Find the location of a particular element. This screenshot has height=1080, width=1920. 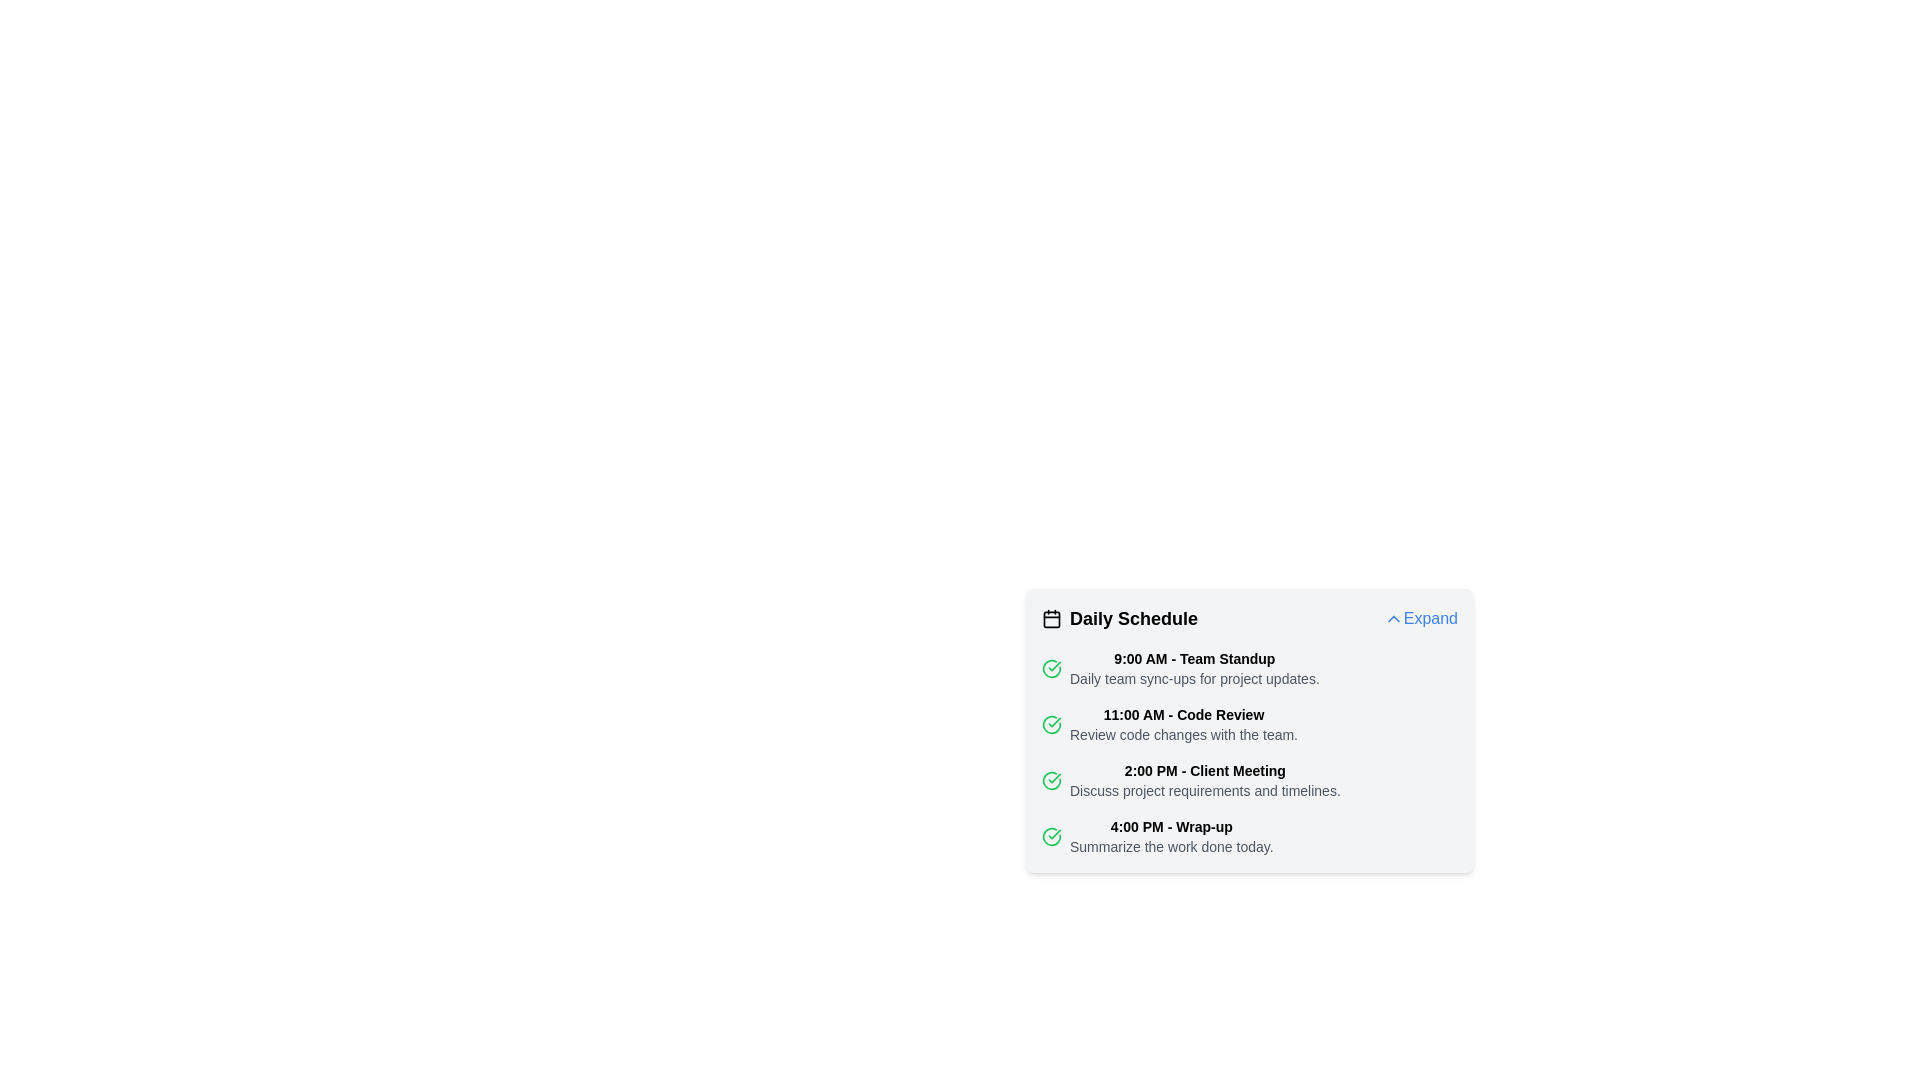

text displaying 'Daily team sync-ups for project updates.' which is located under the bolded title '9:00 AM - Team Standup' in the schedule interface is located at coordinates (1194, 677).